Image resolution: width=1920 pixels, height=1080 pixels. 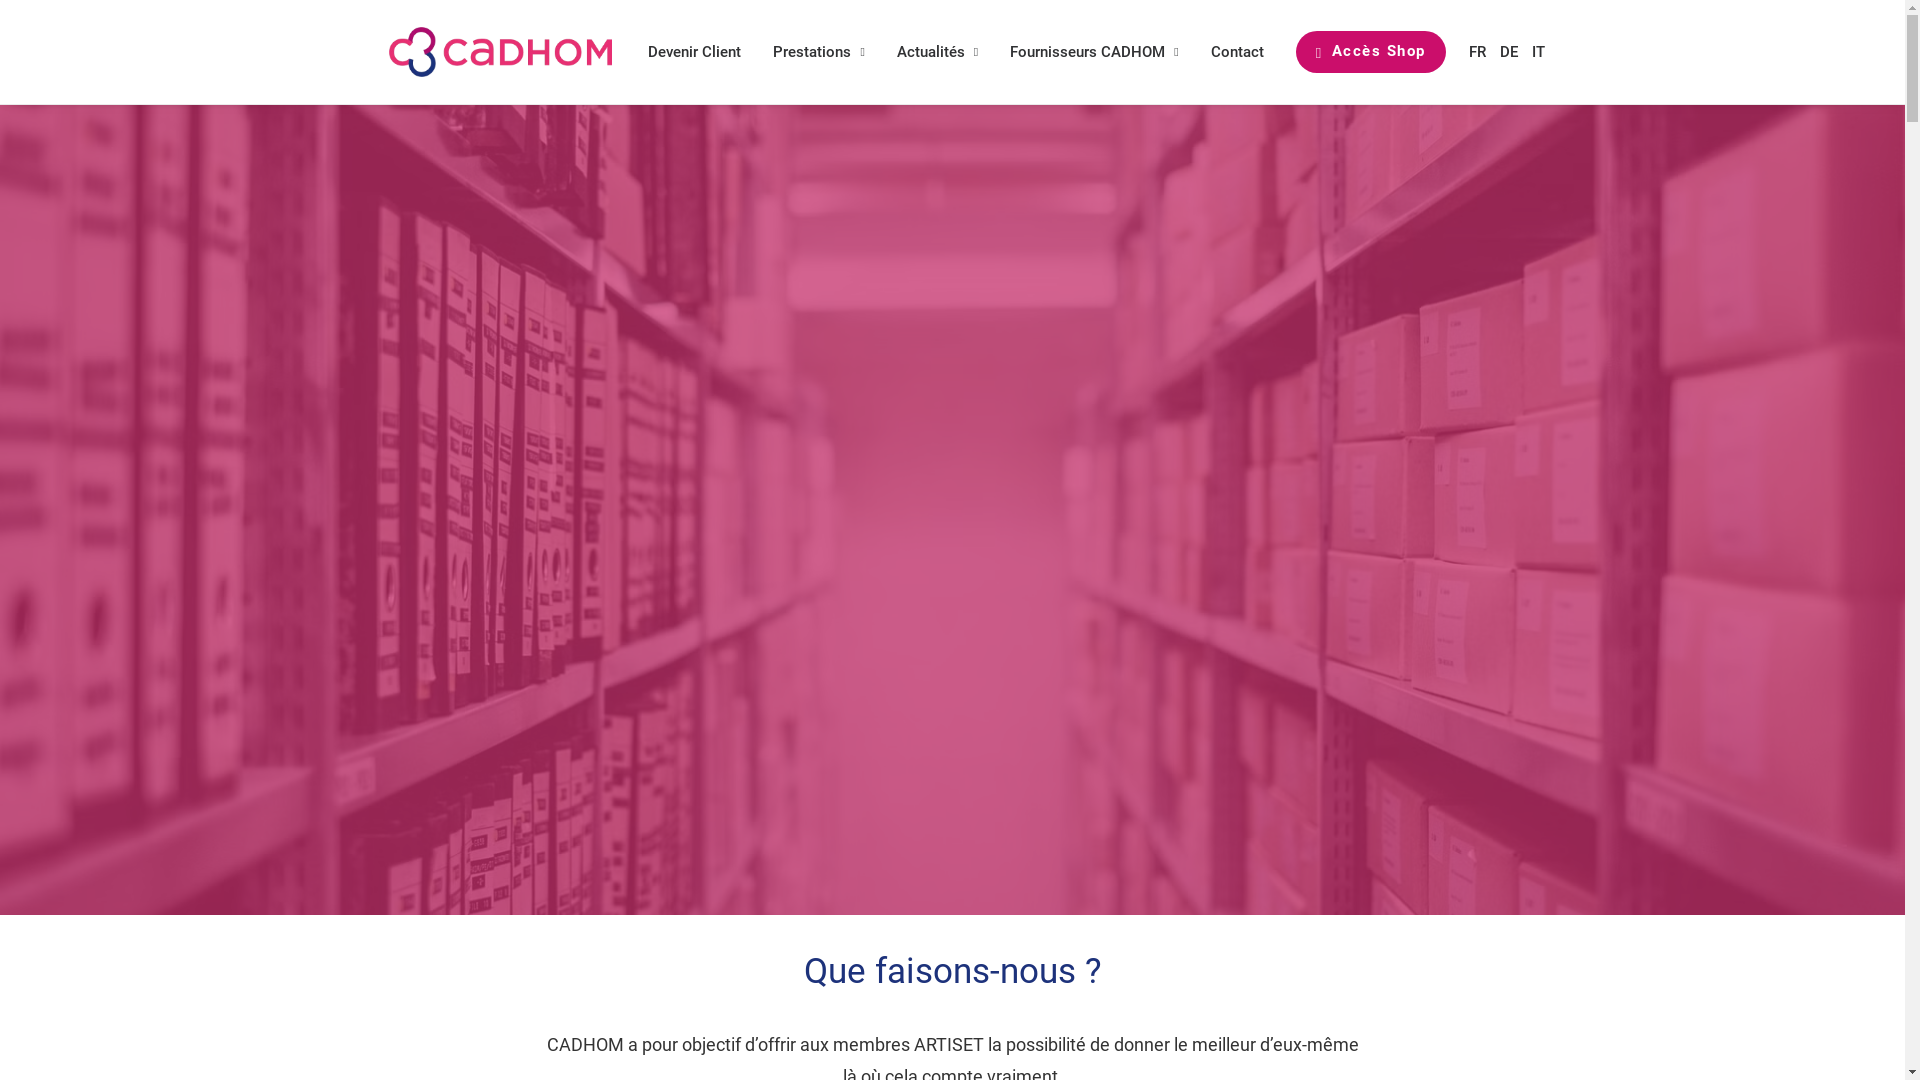 I want to click on 'Fournisseurs CADHOM', so click(x=996, y=50).